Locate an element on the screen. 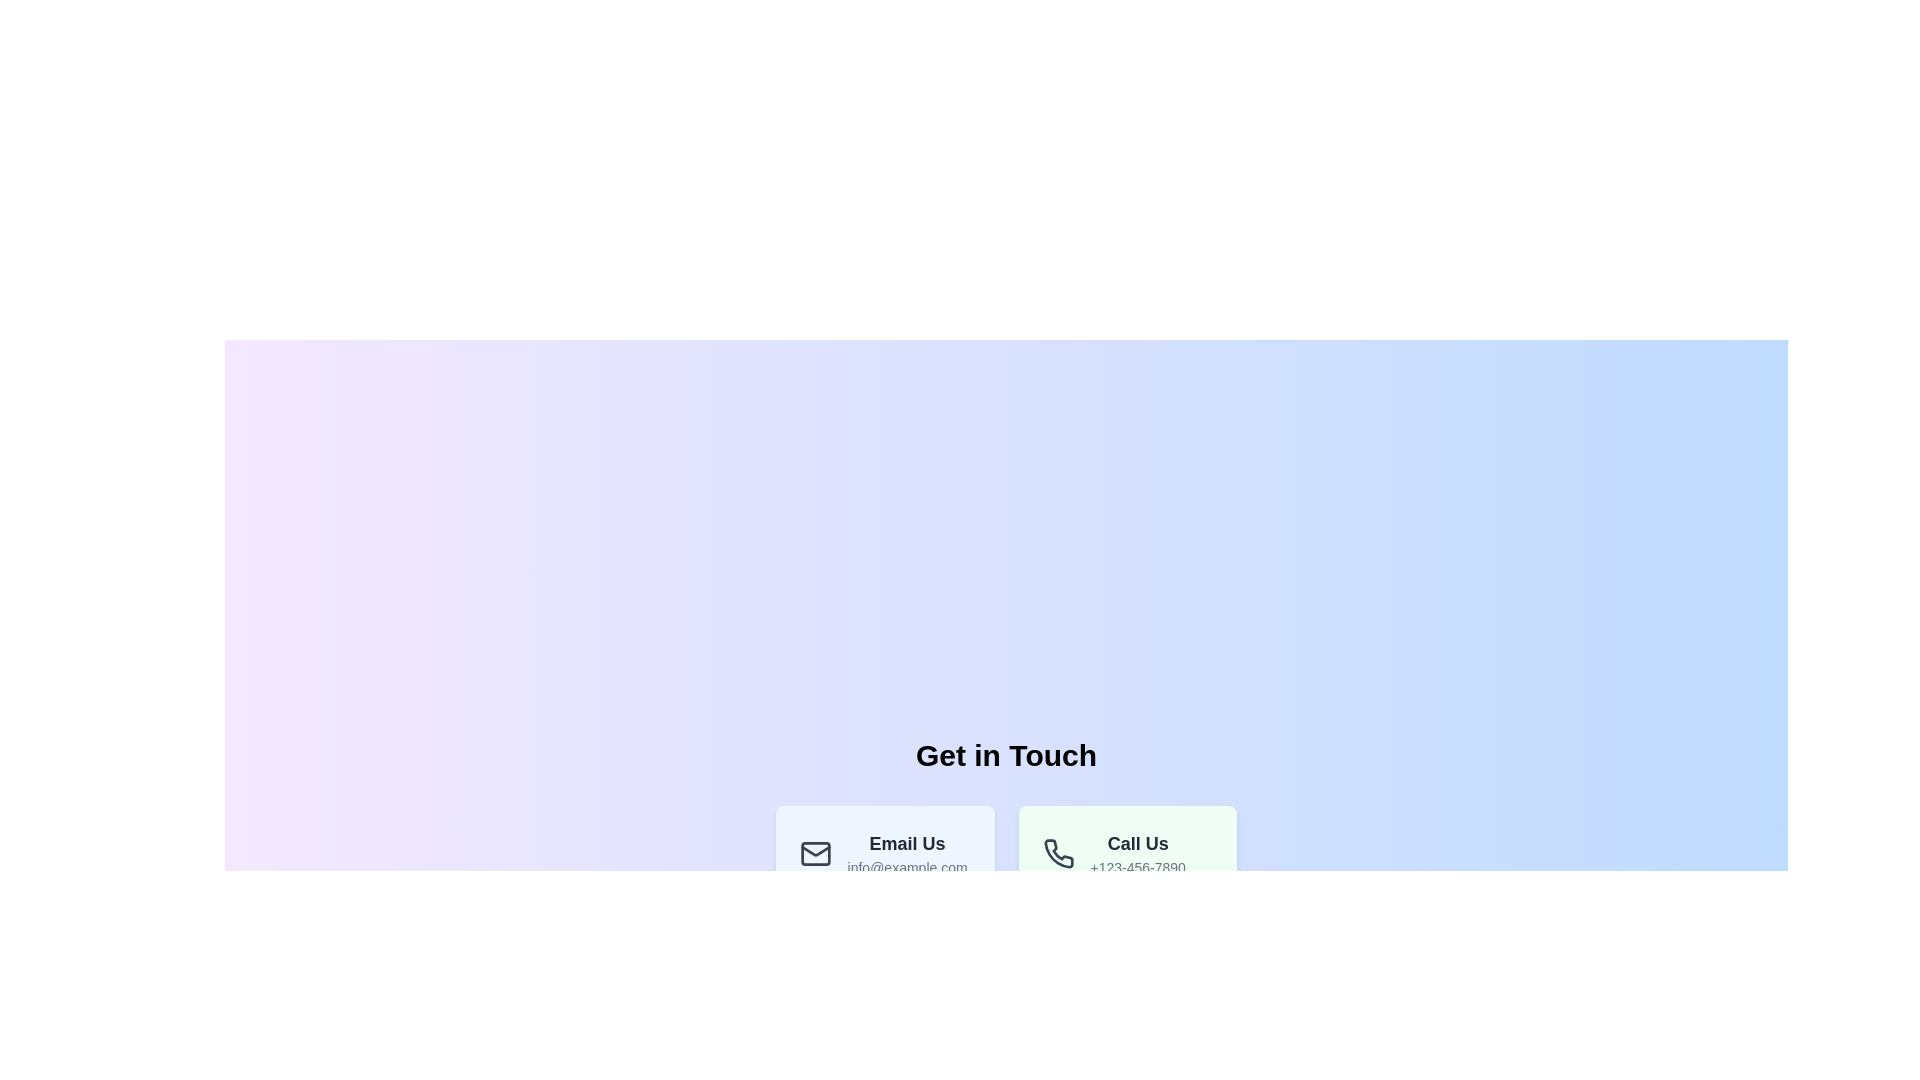 The width and height of the screenshot is (1920, 1080). the Text Label that serves as a heading for the contact method card in the 'Get in Touch' section, positioned above the contact information is located at coordinates (906, 844).